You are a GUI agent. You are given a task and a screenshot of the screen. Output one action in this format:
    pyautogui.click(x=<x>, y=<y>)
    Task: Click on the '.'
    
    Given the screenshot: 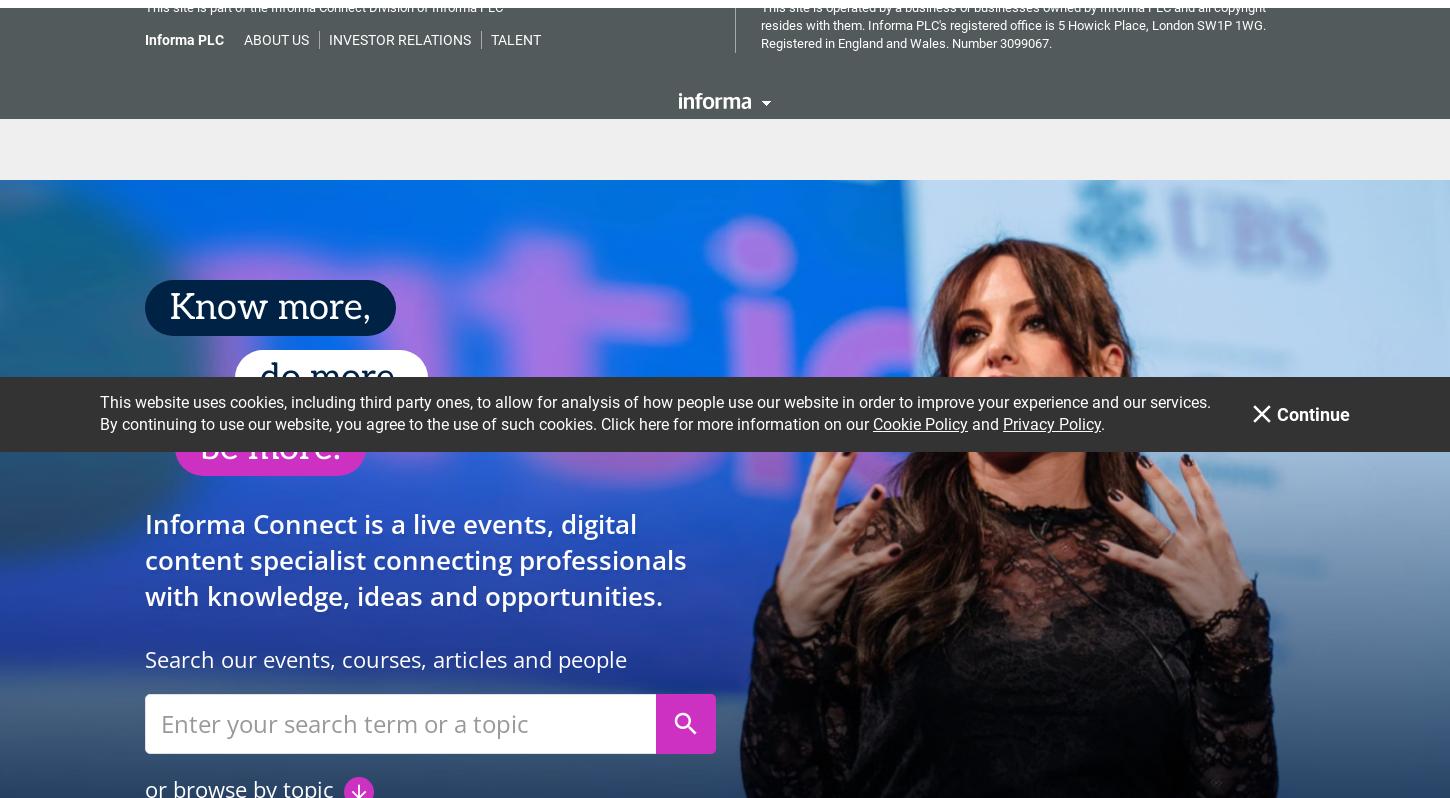 What is the action you would take?
    pyautogui.click(x=1102, y=47)
    